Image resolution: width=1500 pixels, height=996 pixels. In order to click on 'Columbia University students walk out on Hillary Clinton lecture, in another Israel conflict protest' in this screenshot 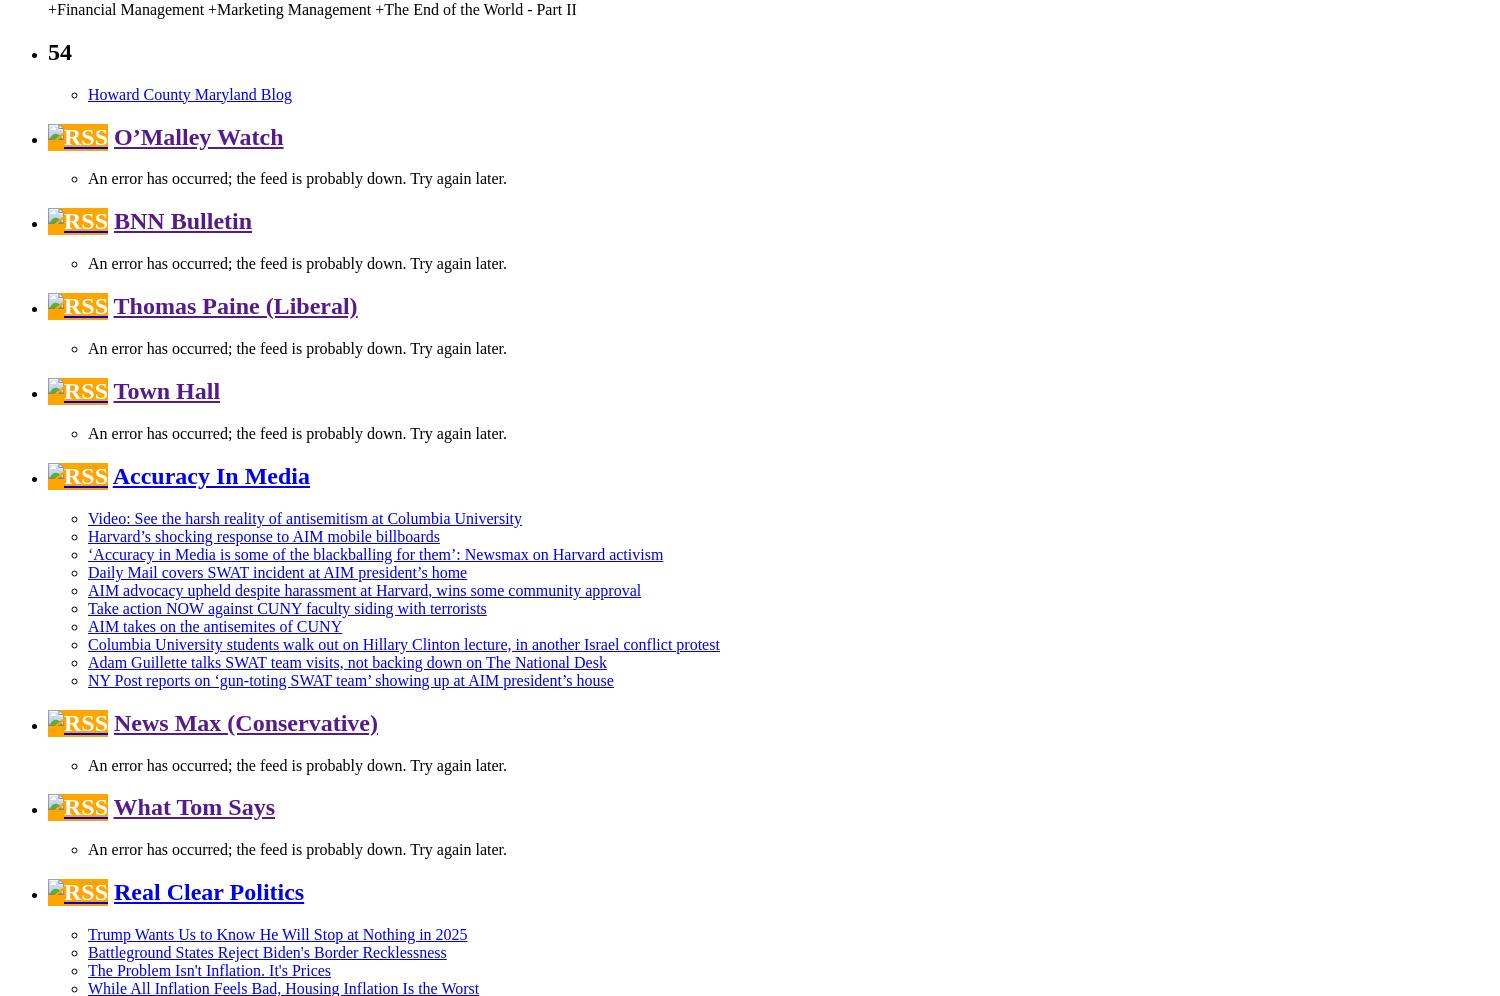, I will do `click(87, 642)`.